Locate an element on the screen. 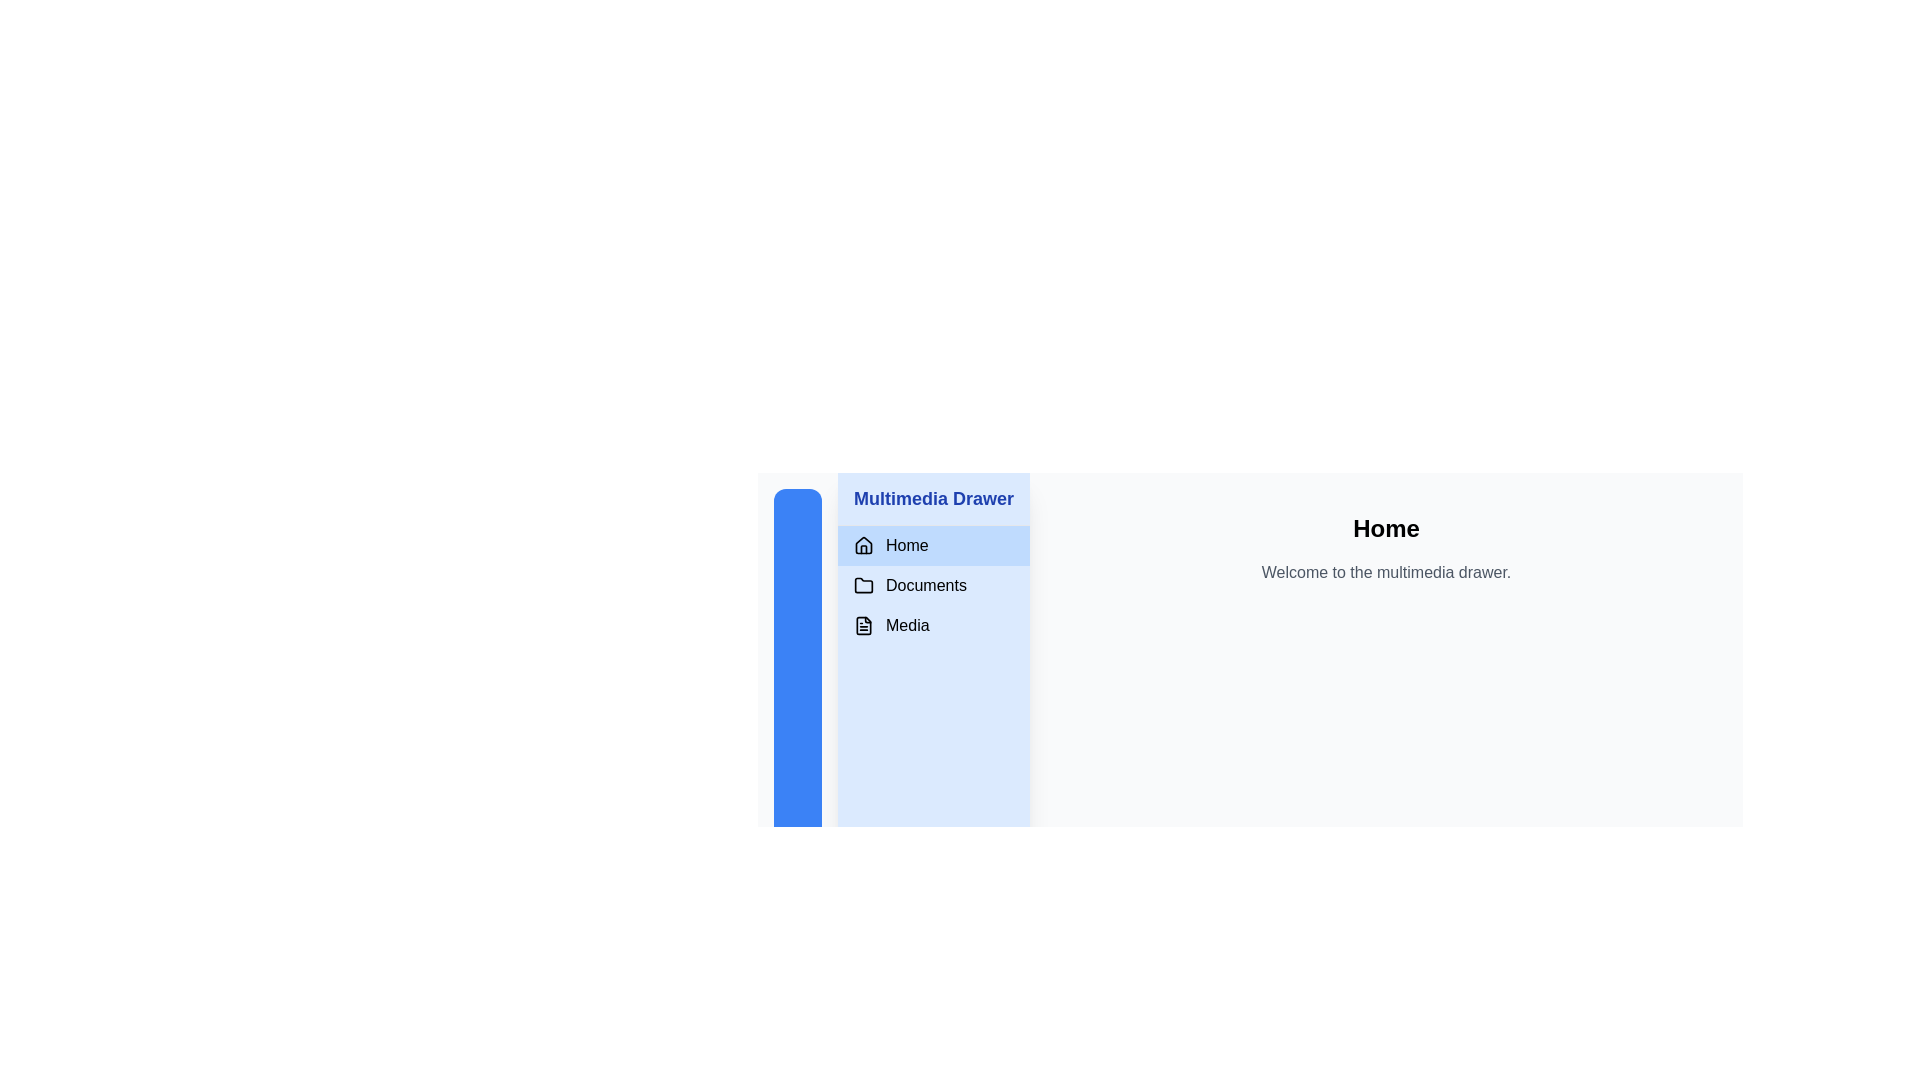 The image size is (1920, 1080). the navigation menu item for 'Media' located in the left sidebar is located at coordinates (933, 624).